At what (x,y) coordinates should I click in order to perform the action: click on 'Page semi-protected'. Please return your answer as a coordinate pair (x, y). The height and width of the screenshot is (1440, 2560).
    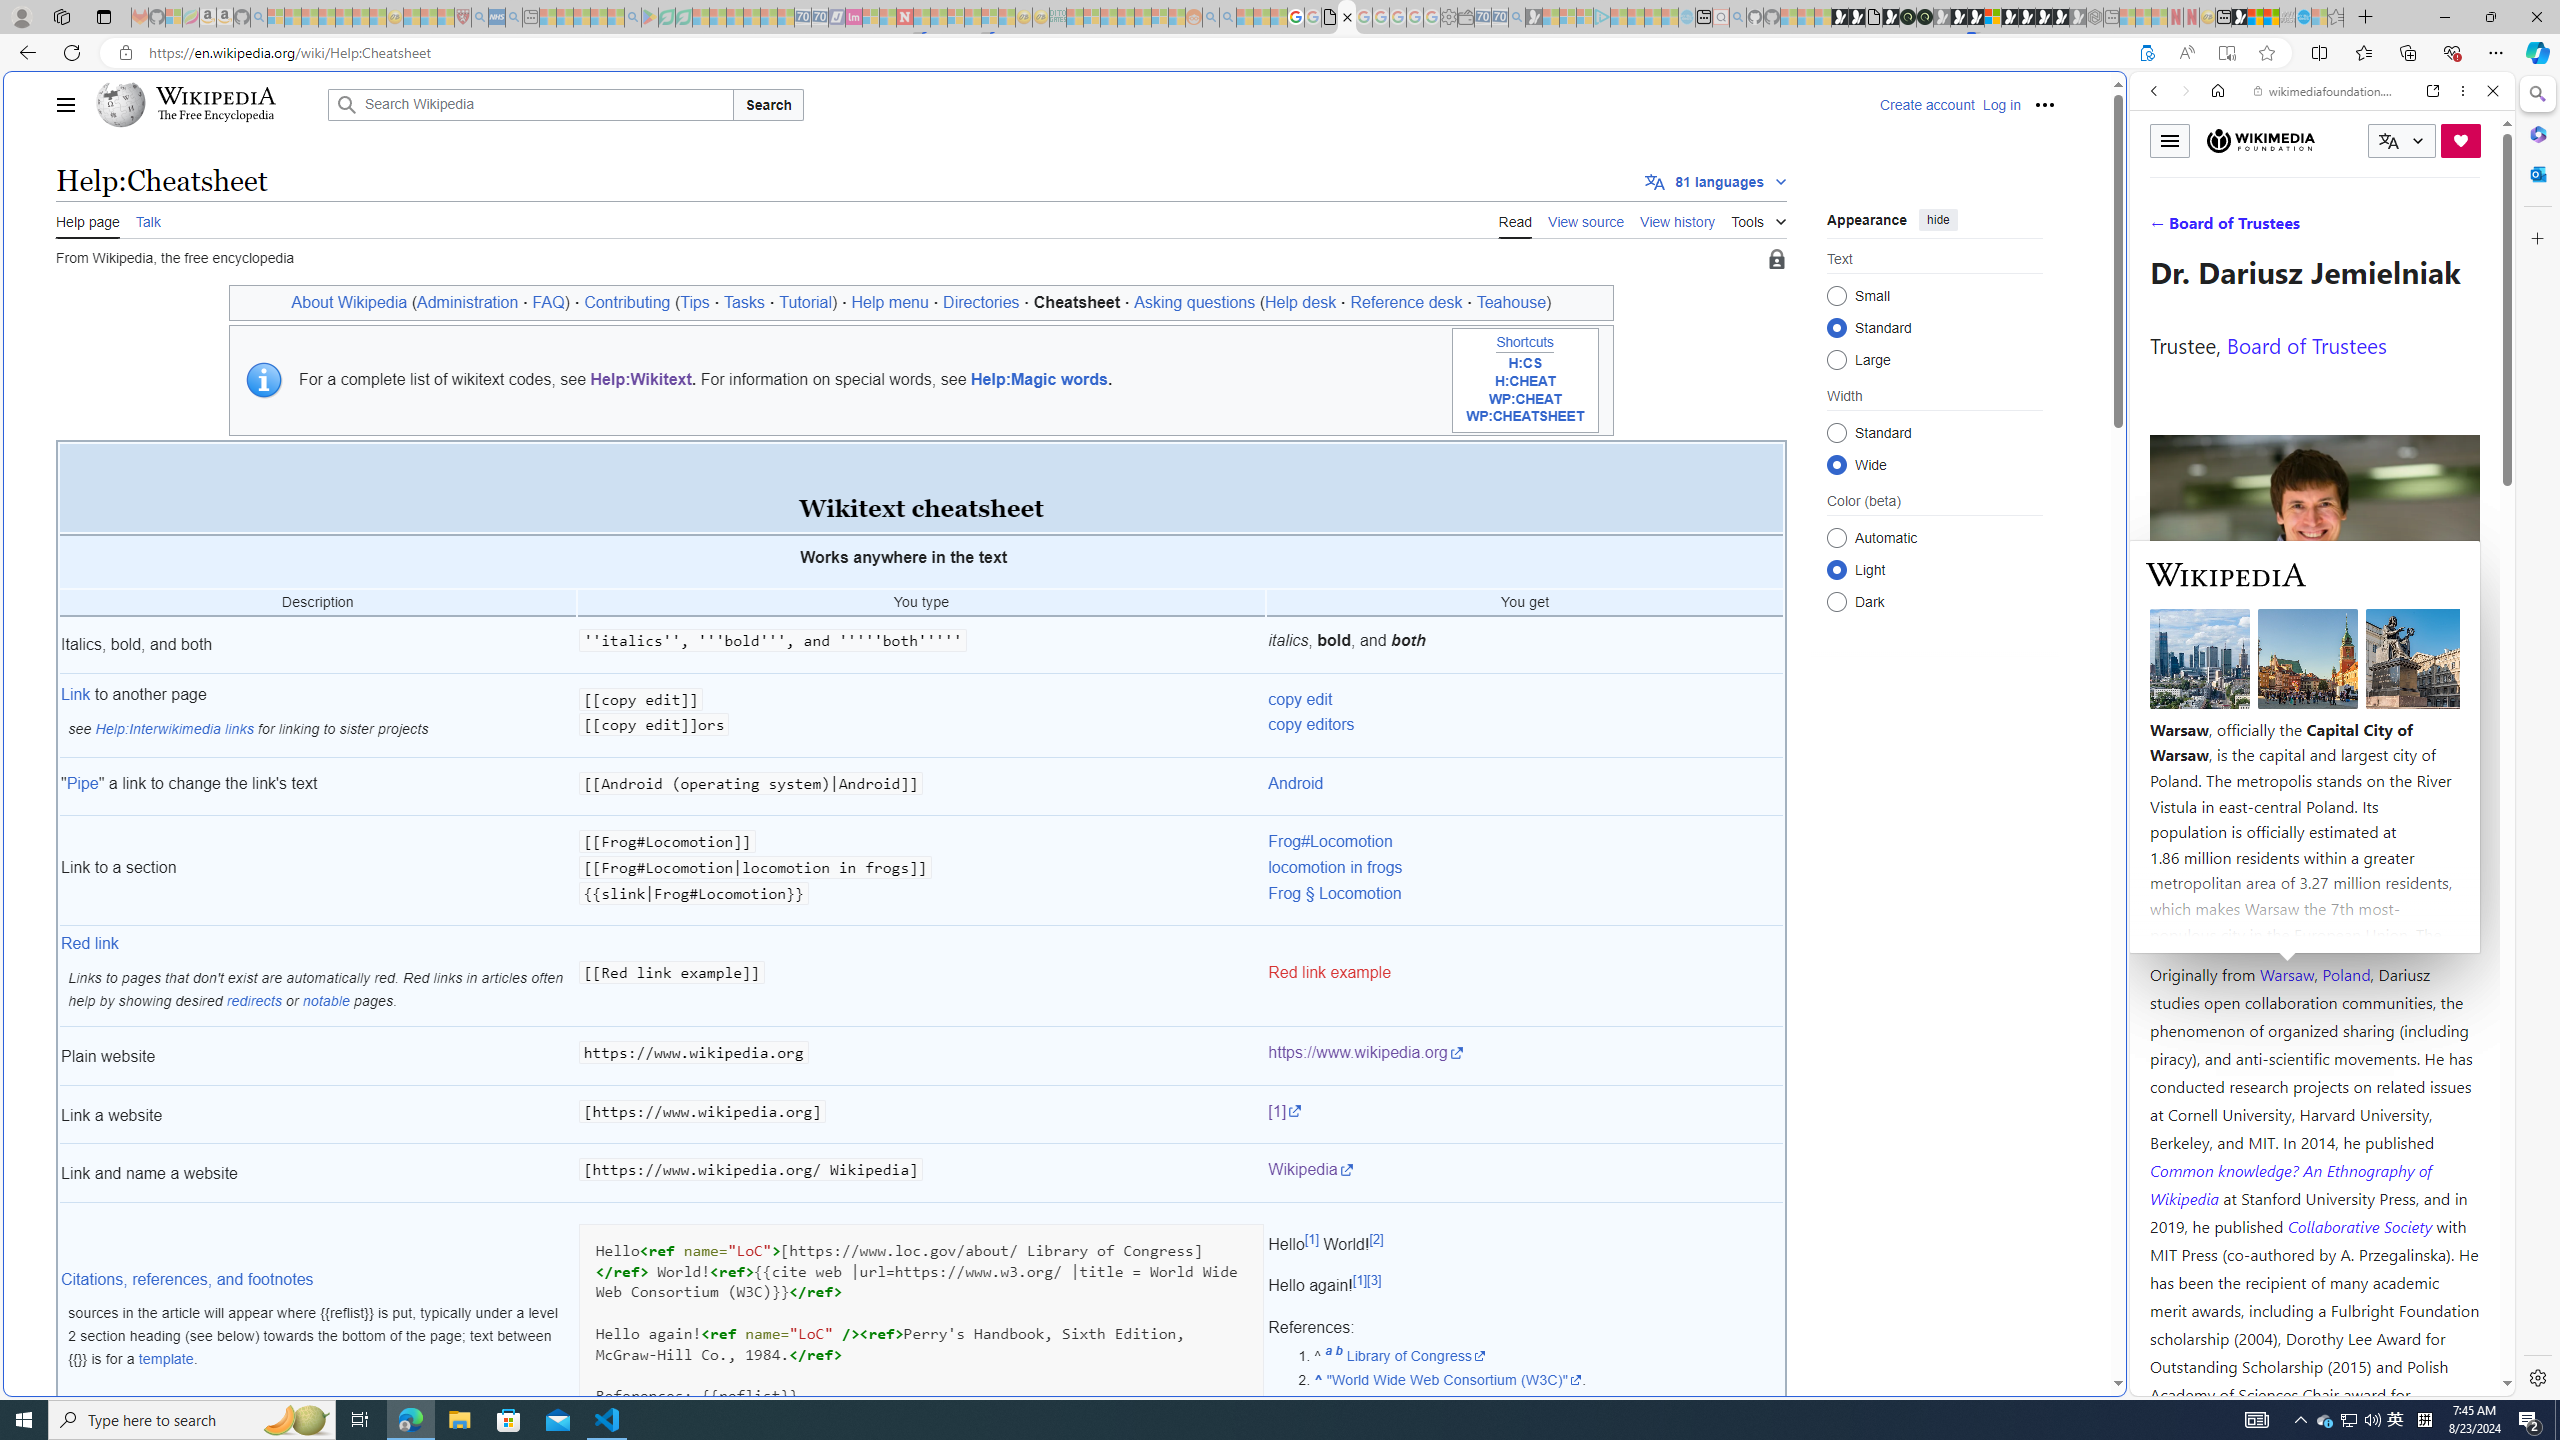
    Looking at the image, I should click on (1776, 258).